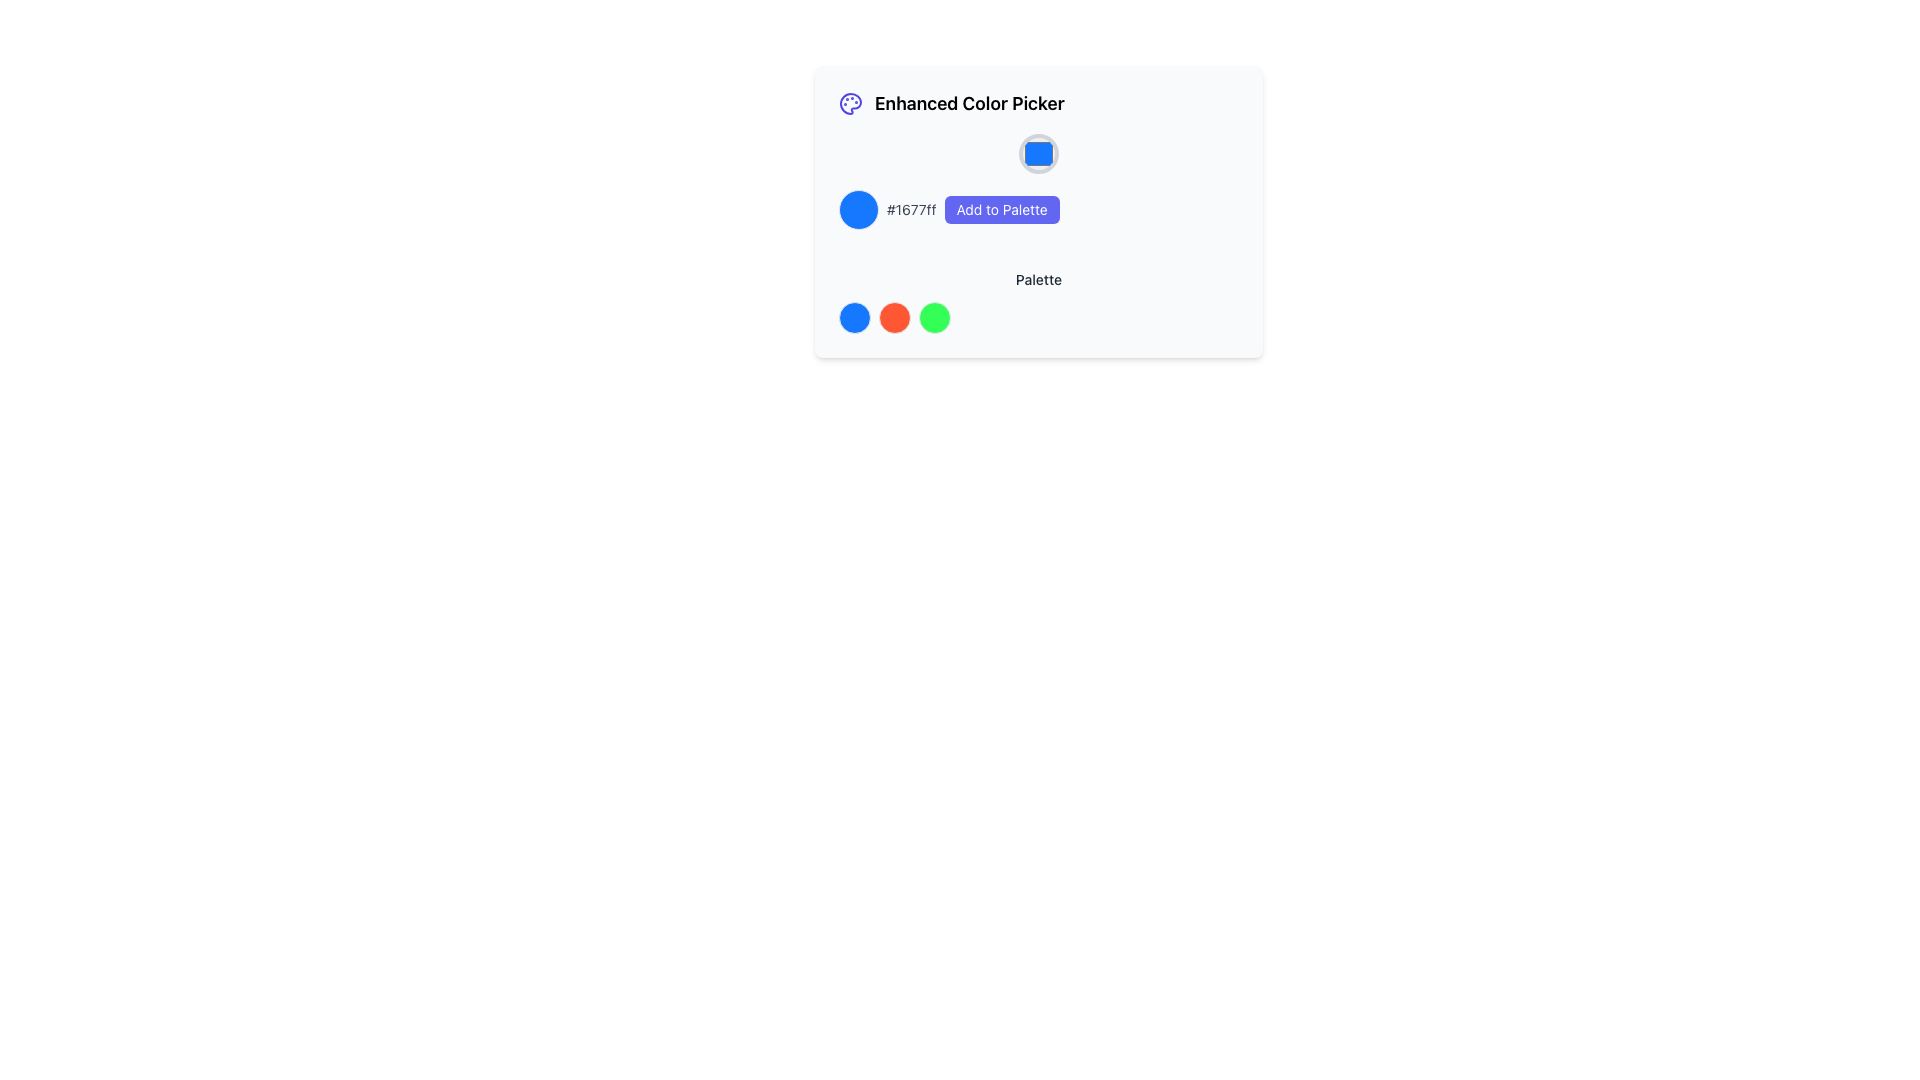 Image resolution: width=1920 pixels, height=1080 pixels. Describe the element at coordinates (1038, 153) in the screenshot. I see `the circular blue button with a gray border, located in the color selection interface` at that location.